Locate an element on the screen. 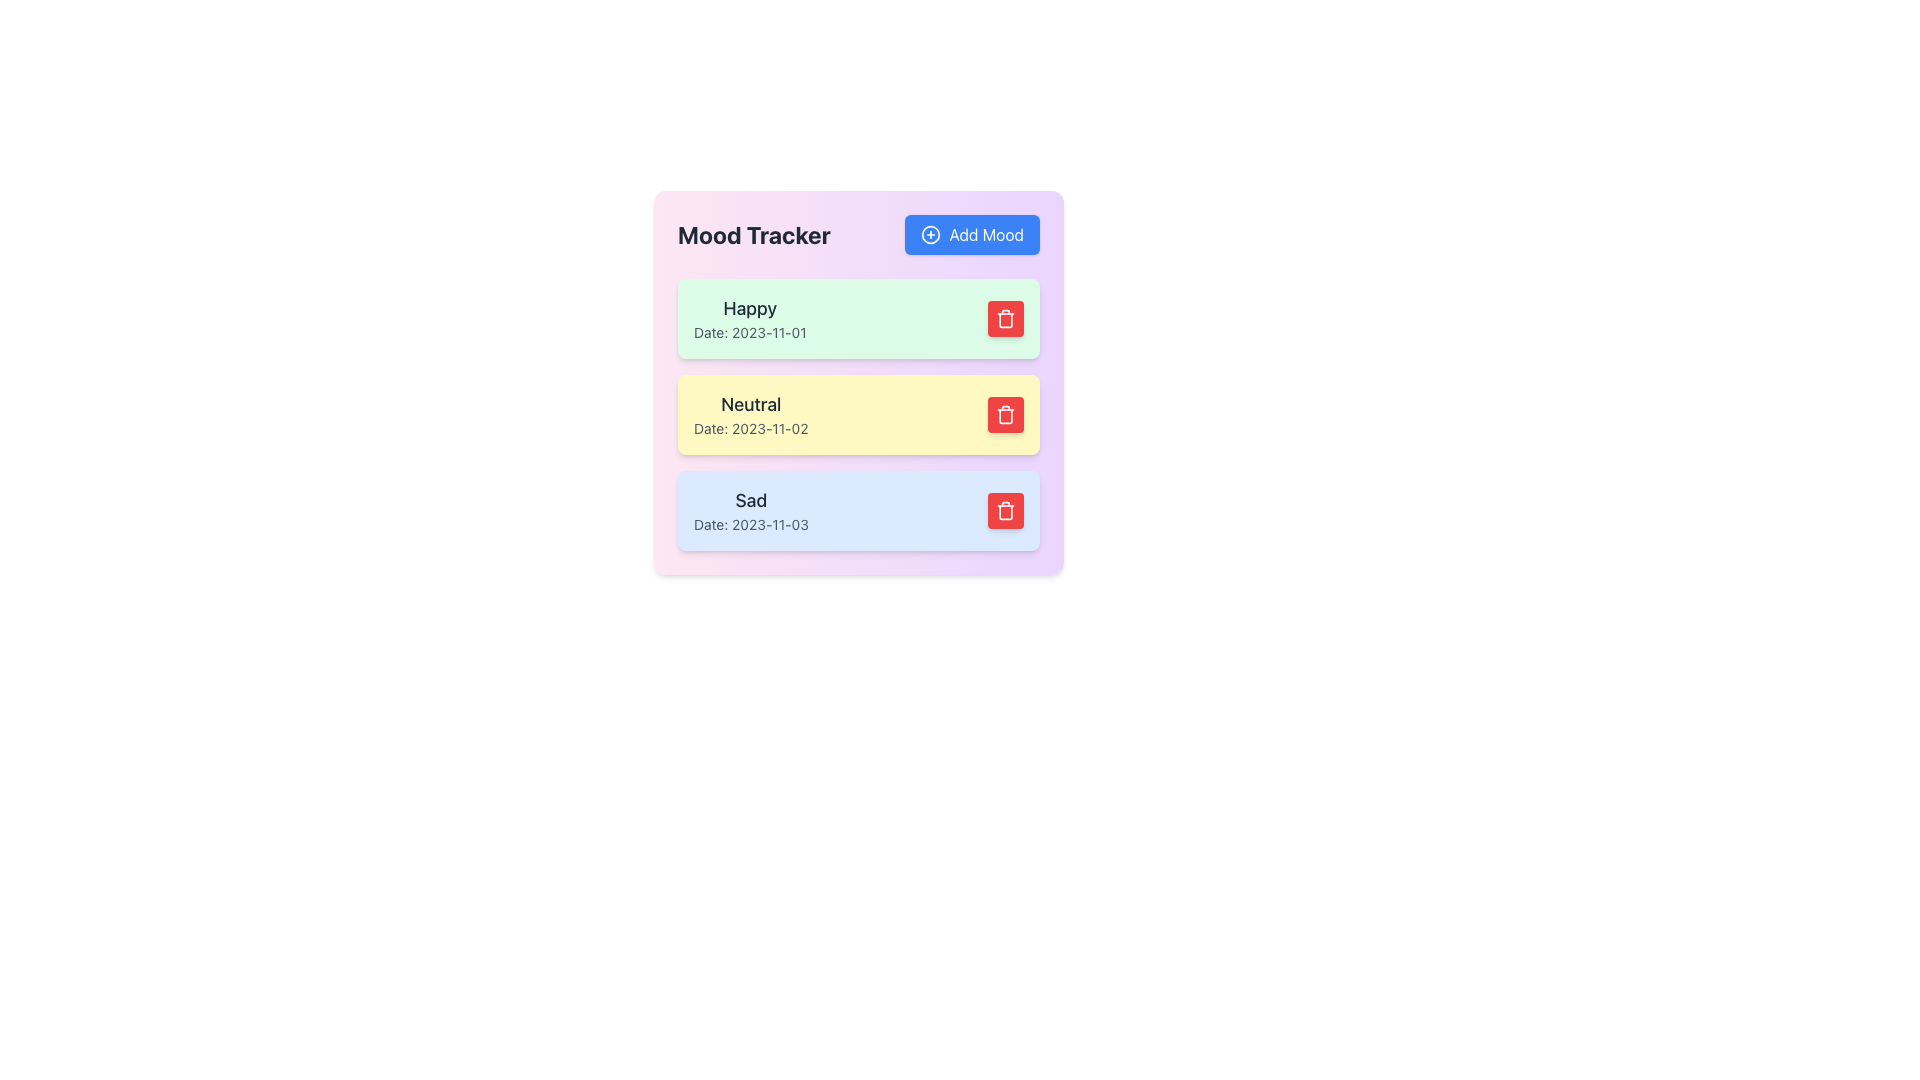 The width and height of the screenshot is (1920, 1080). the circular icon with a plus sign inside it, which is part of the 'Add Mood' button located in the top-right corner of the 'Mood Tracker' section is located at coordinates (930, 234).